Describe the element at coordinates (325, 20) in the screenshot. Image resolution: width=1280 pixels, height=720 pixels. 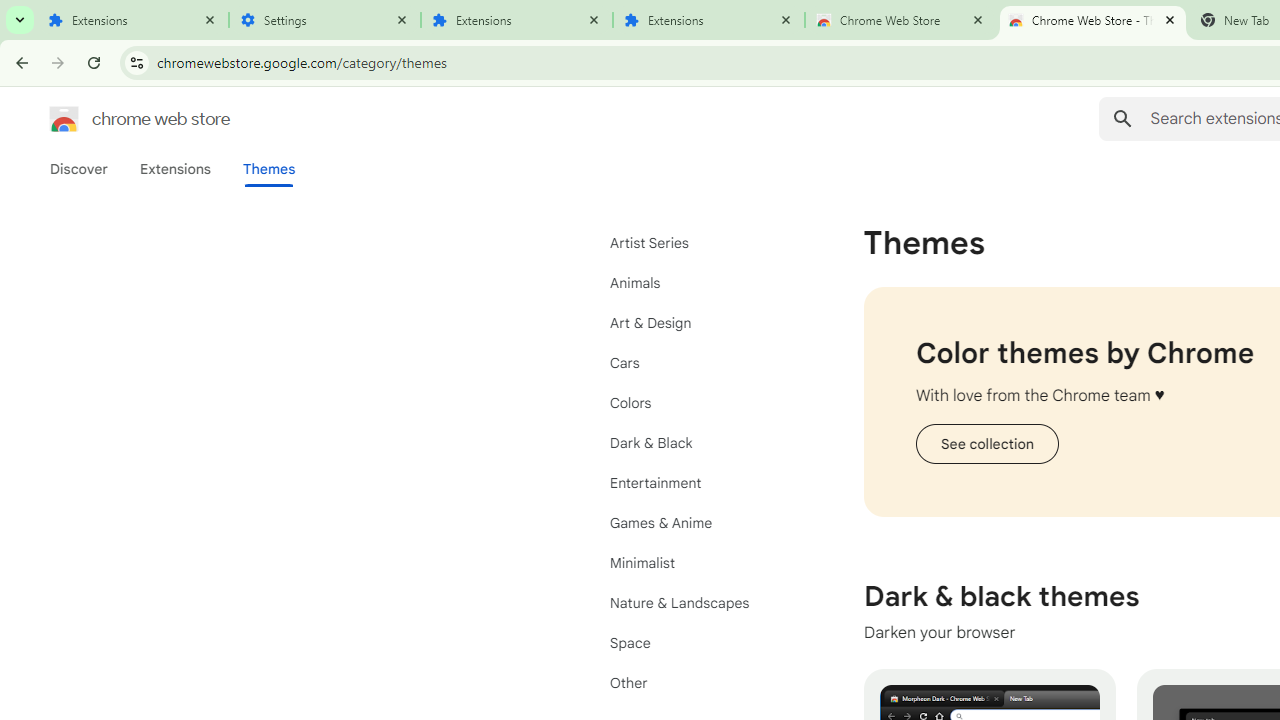
I see `'Settings'` at that location.